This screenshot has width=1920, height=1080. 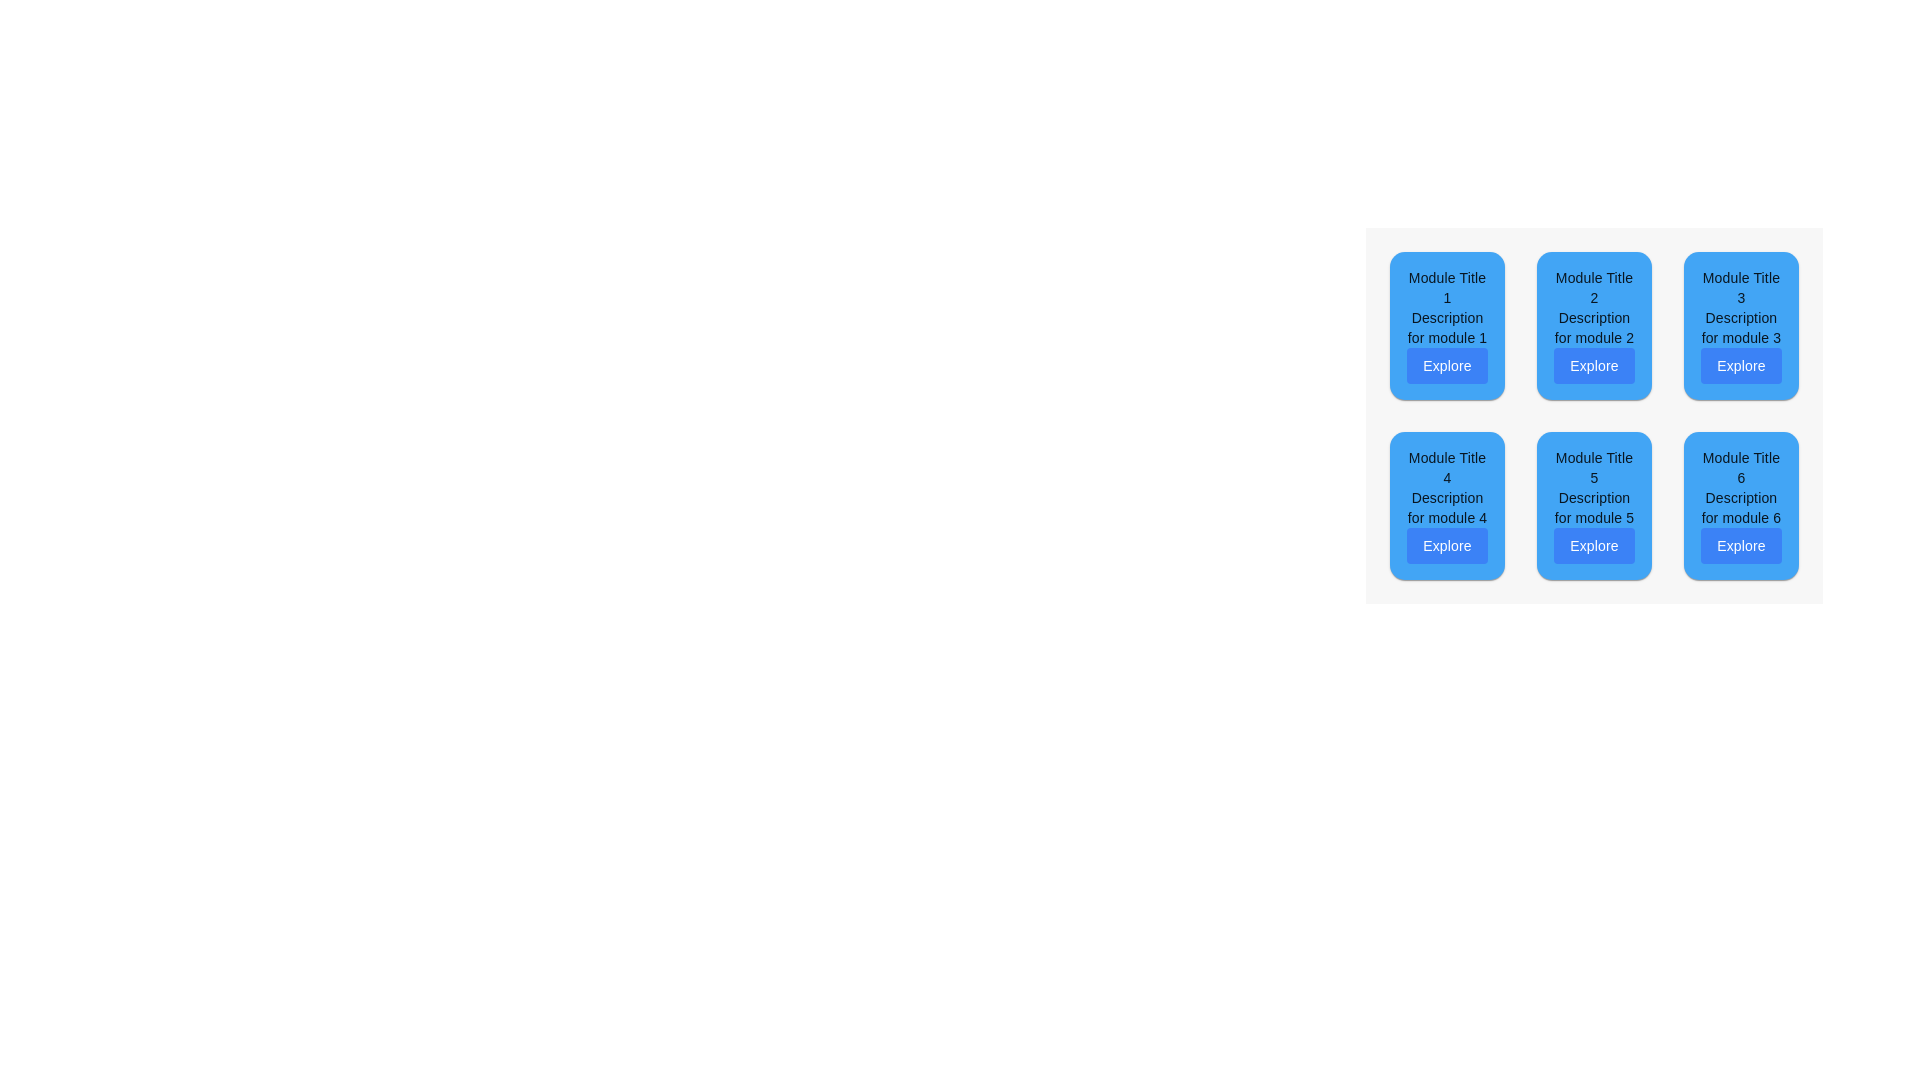 What do you see at coordinates (1593, 507) in the screenshot?
I see `the text block displaying 'Description for module 5'` at bounding box center [1593, 507].